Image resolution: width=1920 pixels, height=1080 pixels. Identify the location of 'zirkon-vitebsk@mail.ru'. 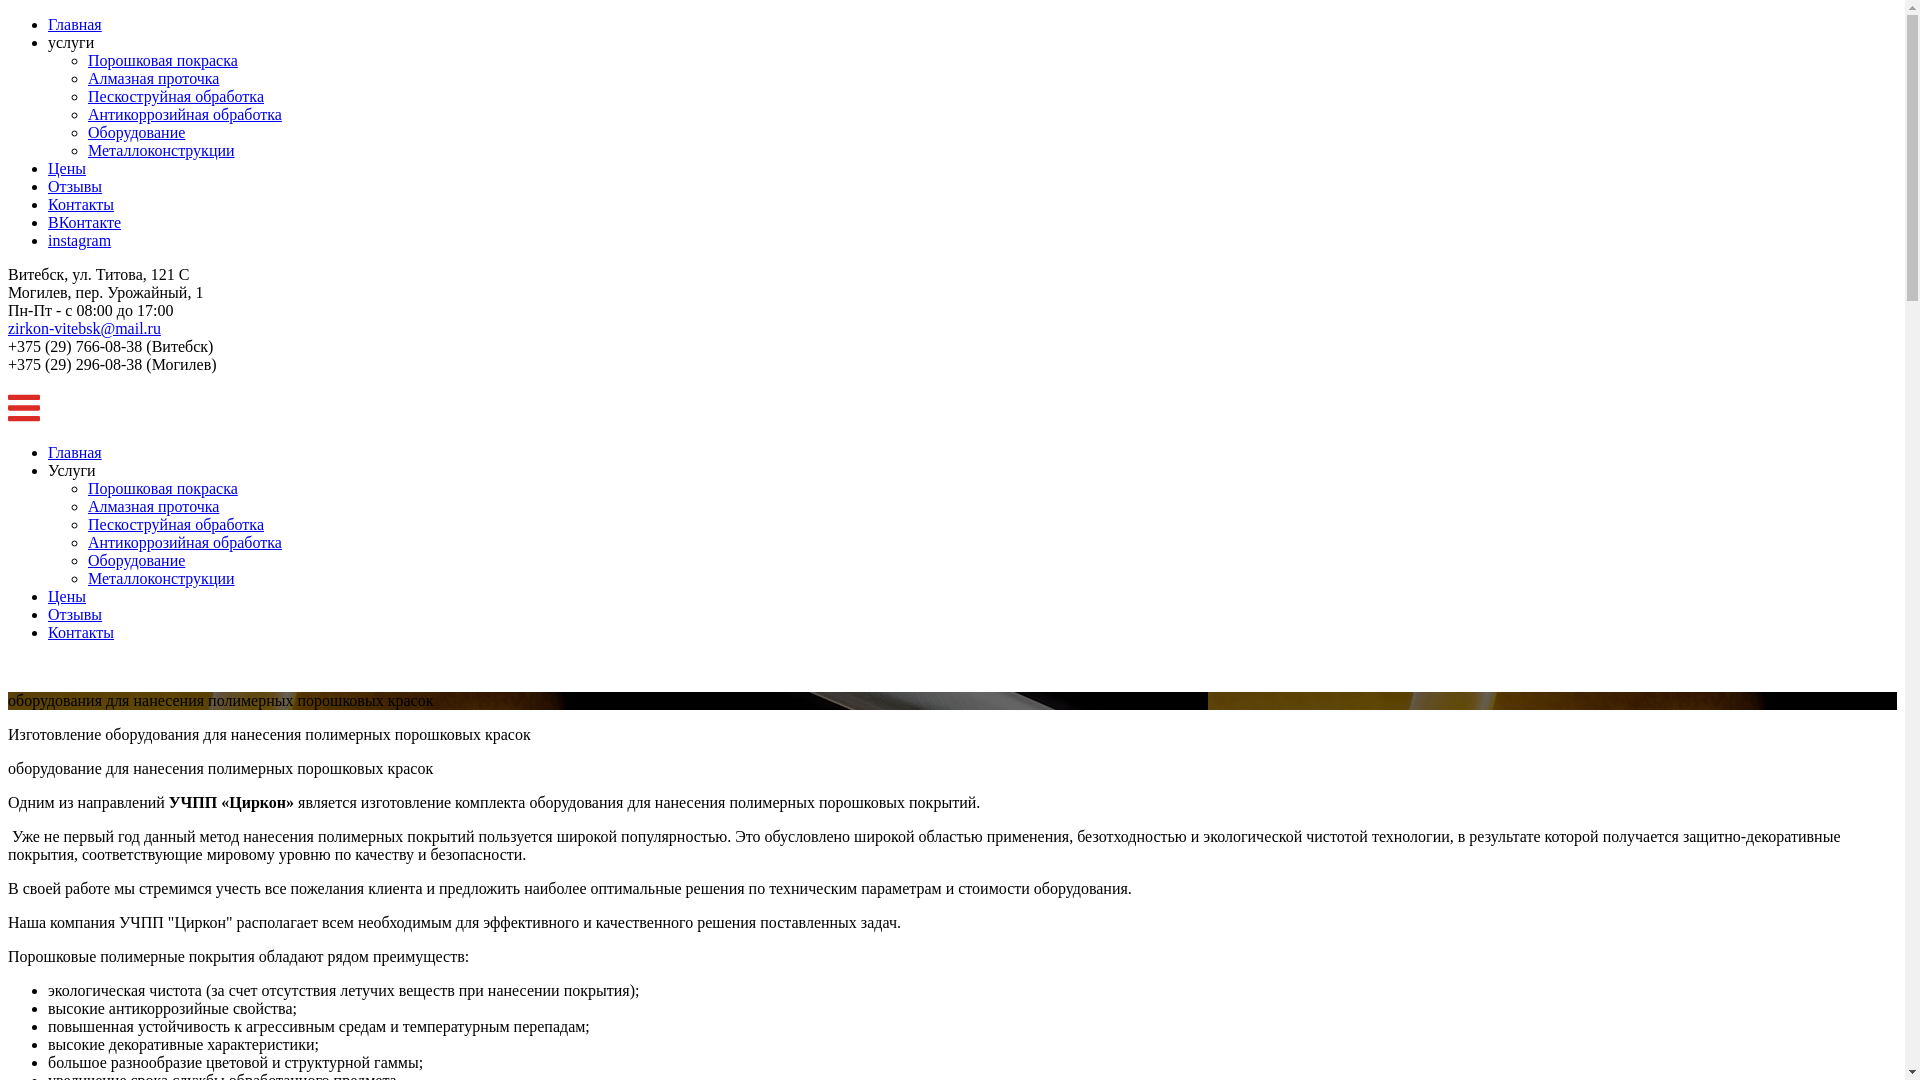
(8, 327).